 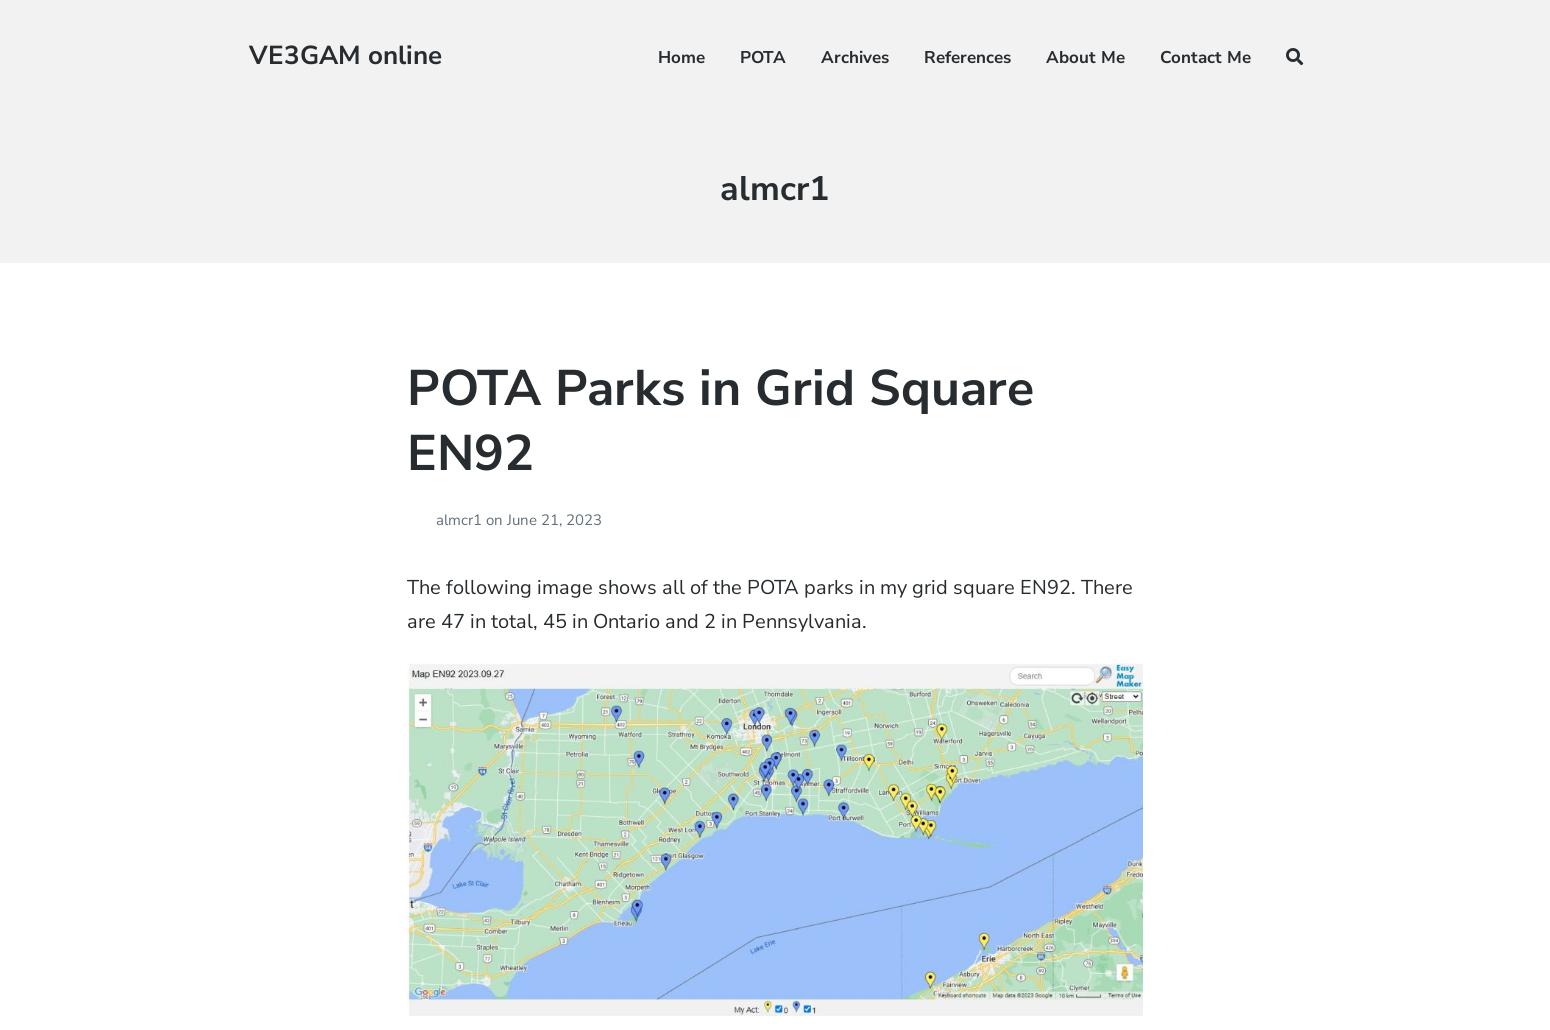 I want to click on 'POTA', so click(x=763, y=56).